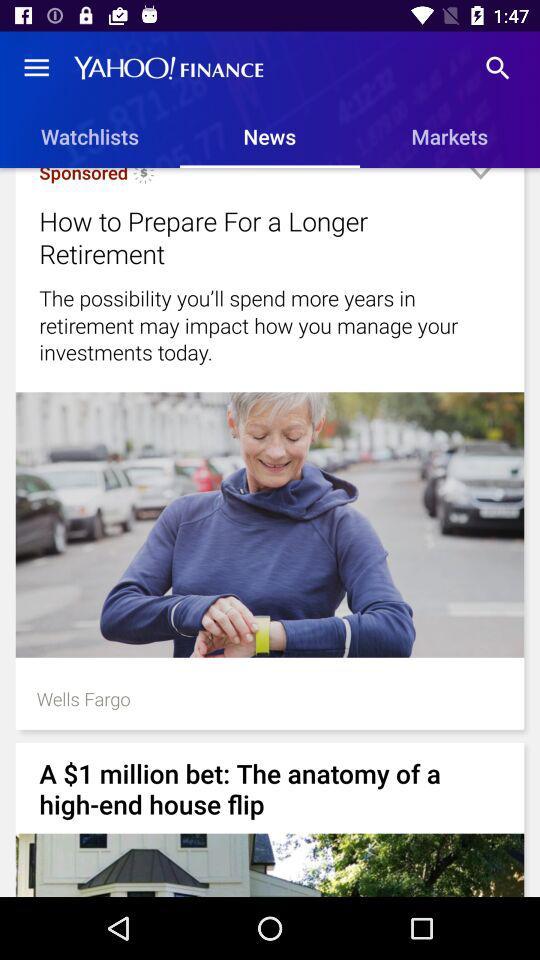  I want to click on the possibility you icon, so click(270, 325).